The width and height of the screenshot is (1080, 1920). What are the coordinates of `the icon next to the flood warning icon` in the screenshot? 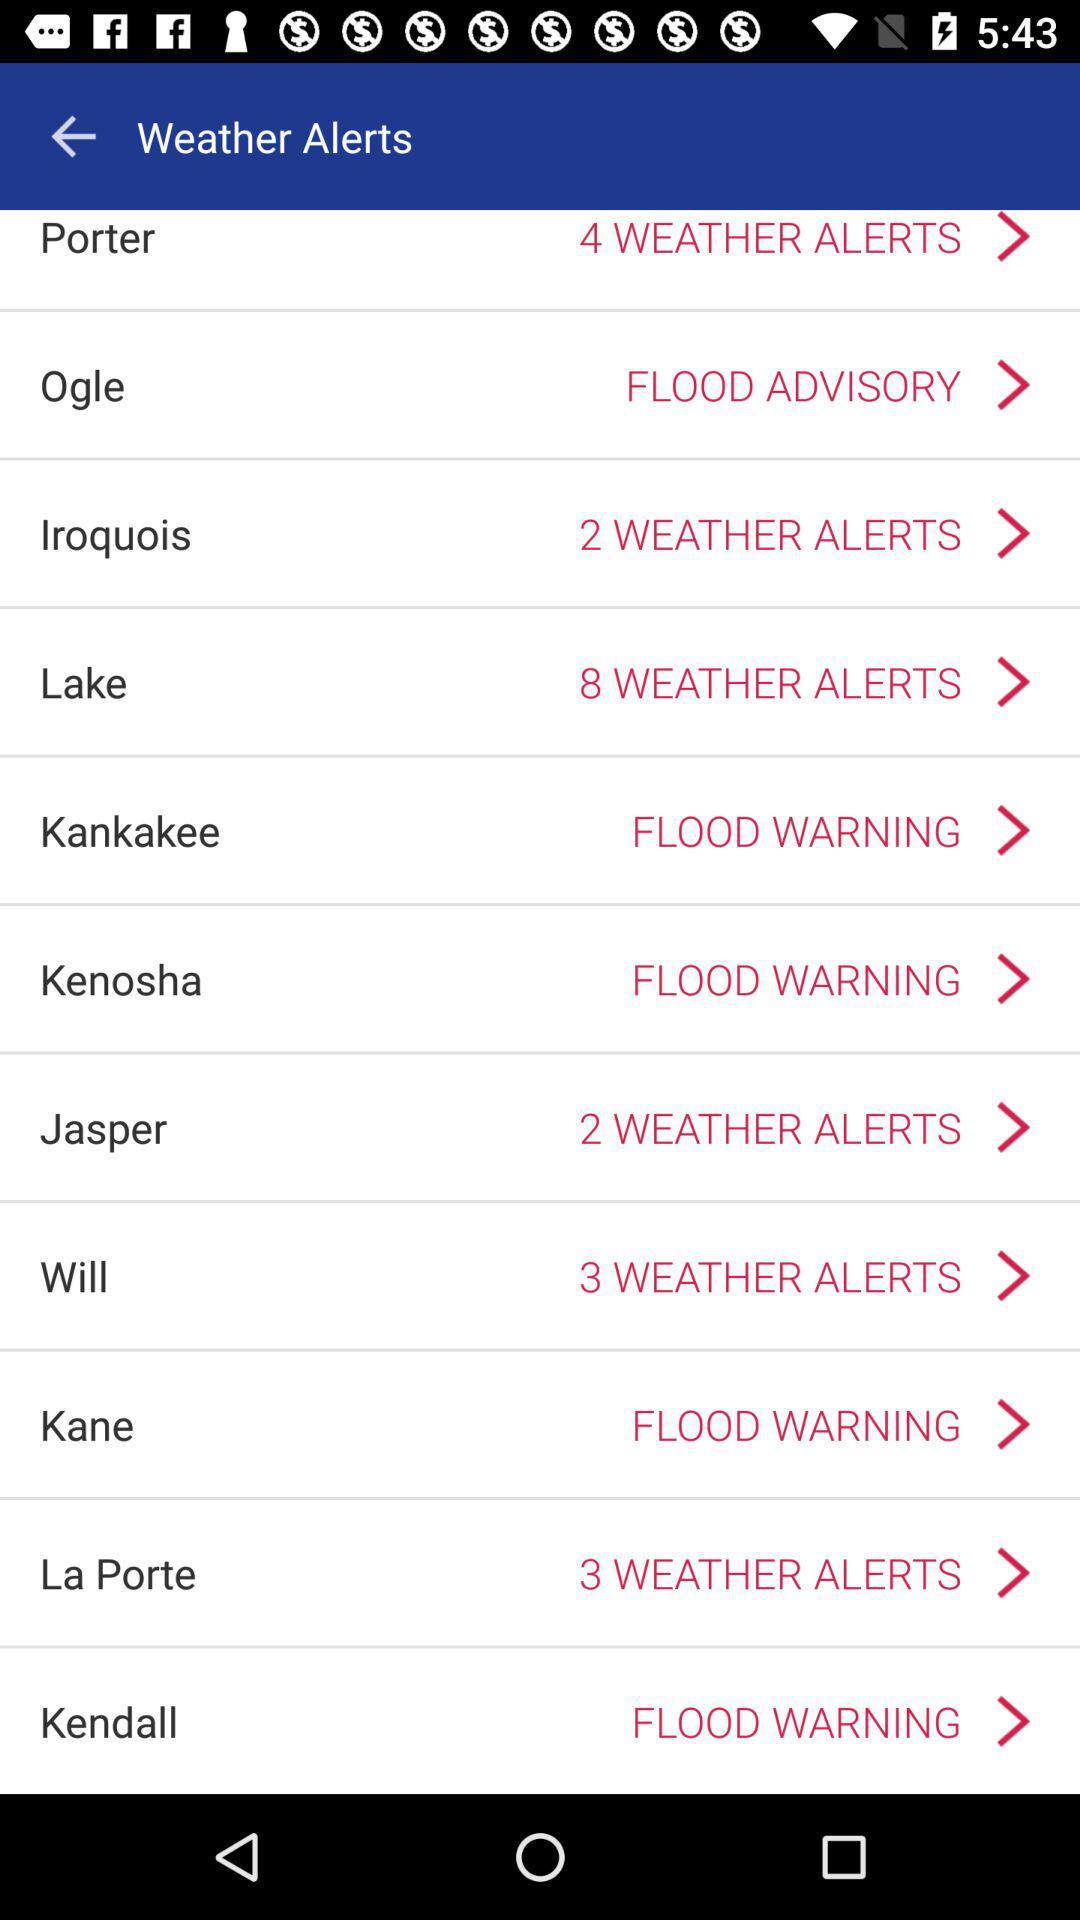 It's located at (130, 830).